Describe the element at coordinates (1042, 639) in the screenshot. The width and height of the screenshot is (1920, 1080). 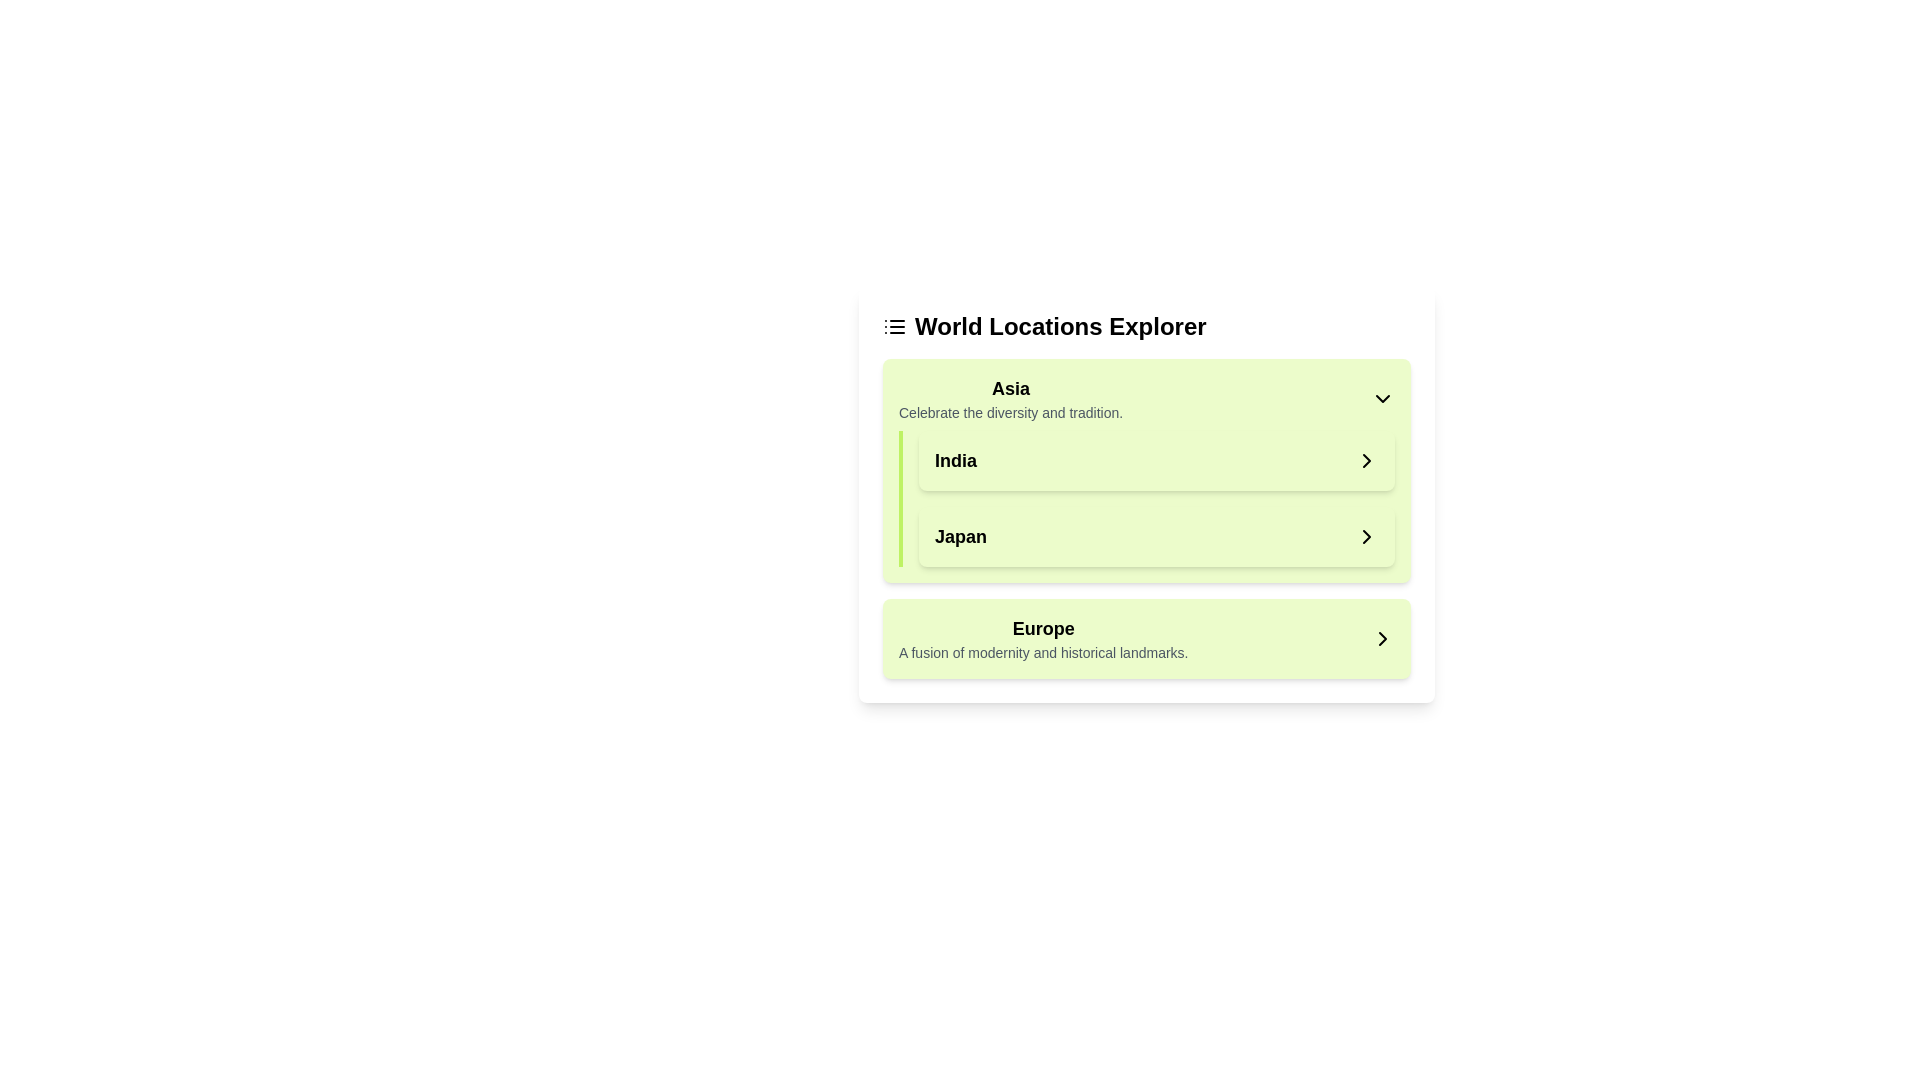
I see `the selectable list item labeled 'Europe' which contains a bold title and a description in muted gray text` at that location.